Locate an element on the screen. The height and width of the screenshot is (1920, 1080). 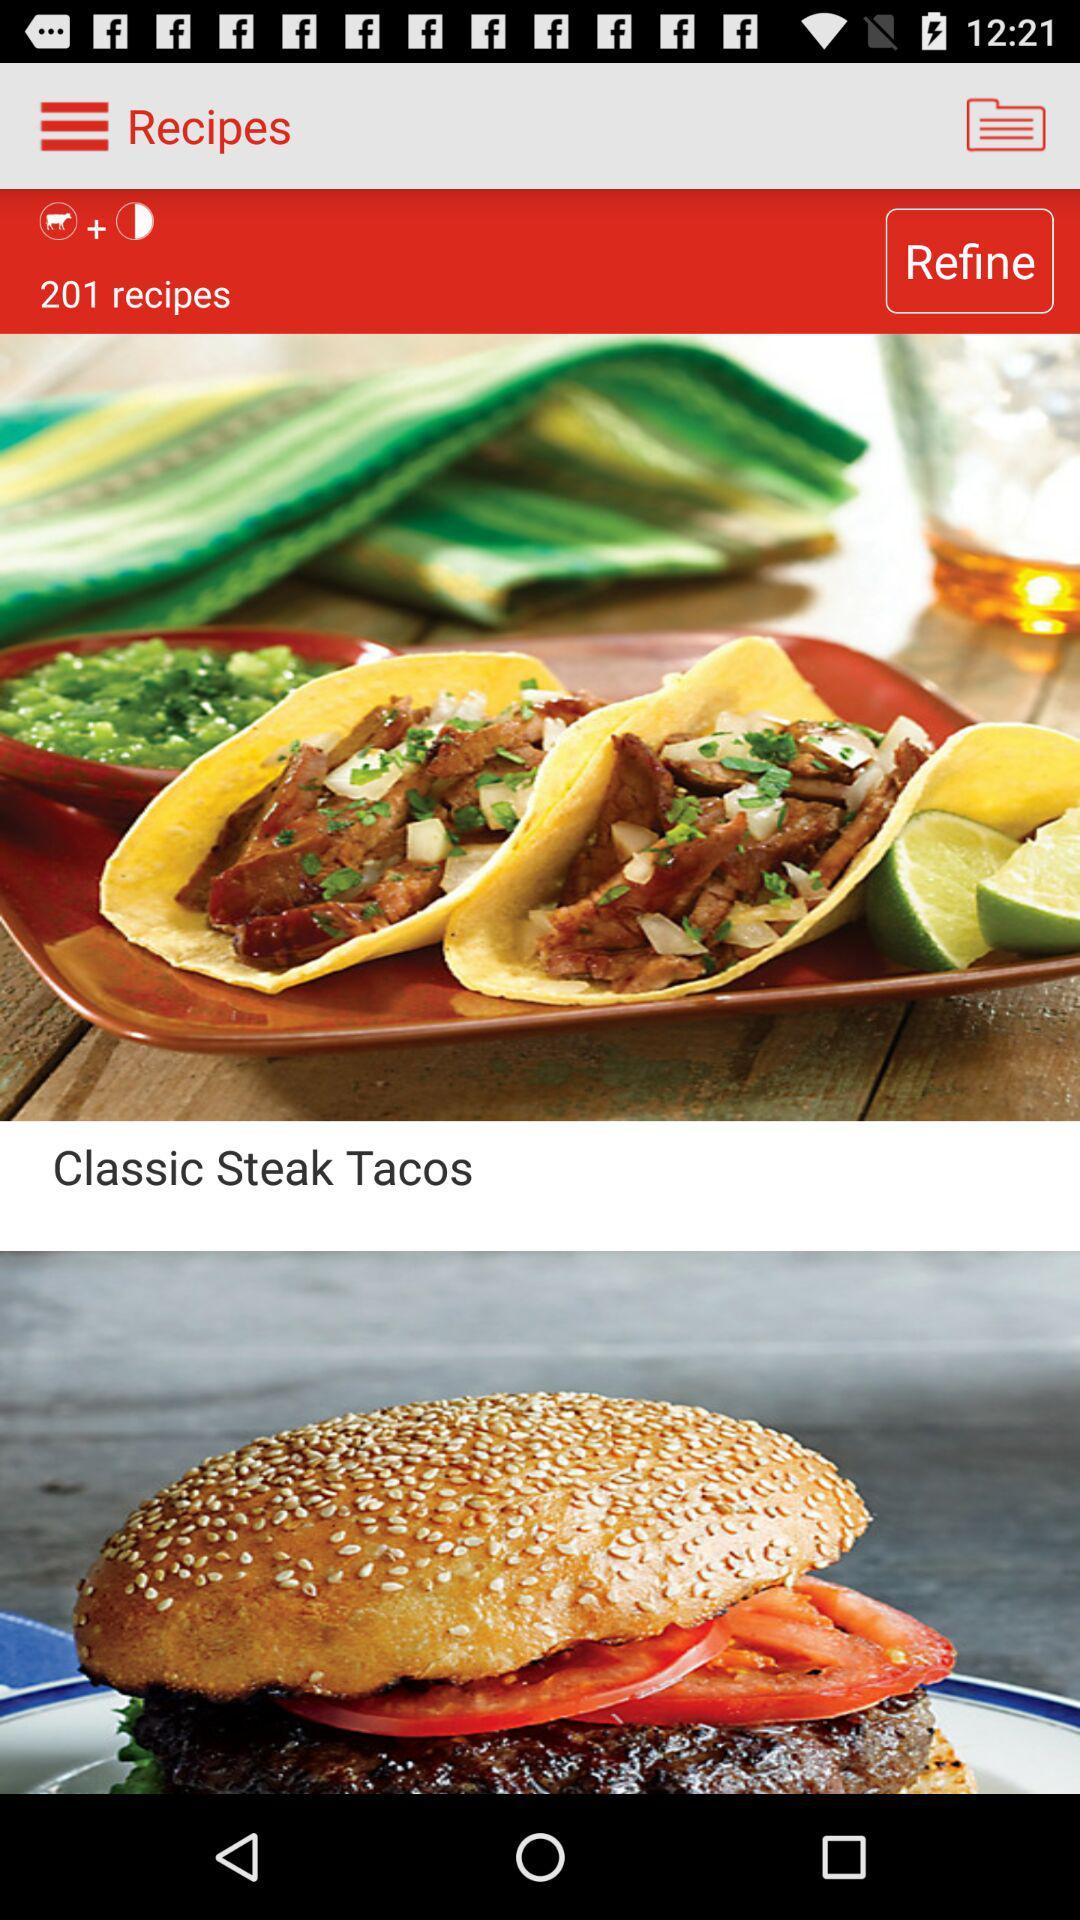
the refine item is located at coordinates (968, 259).